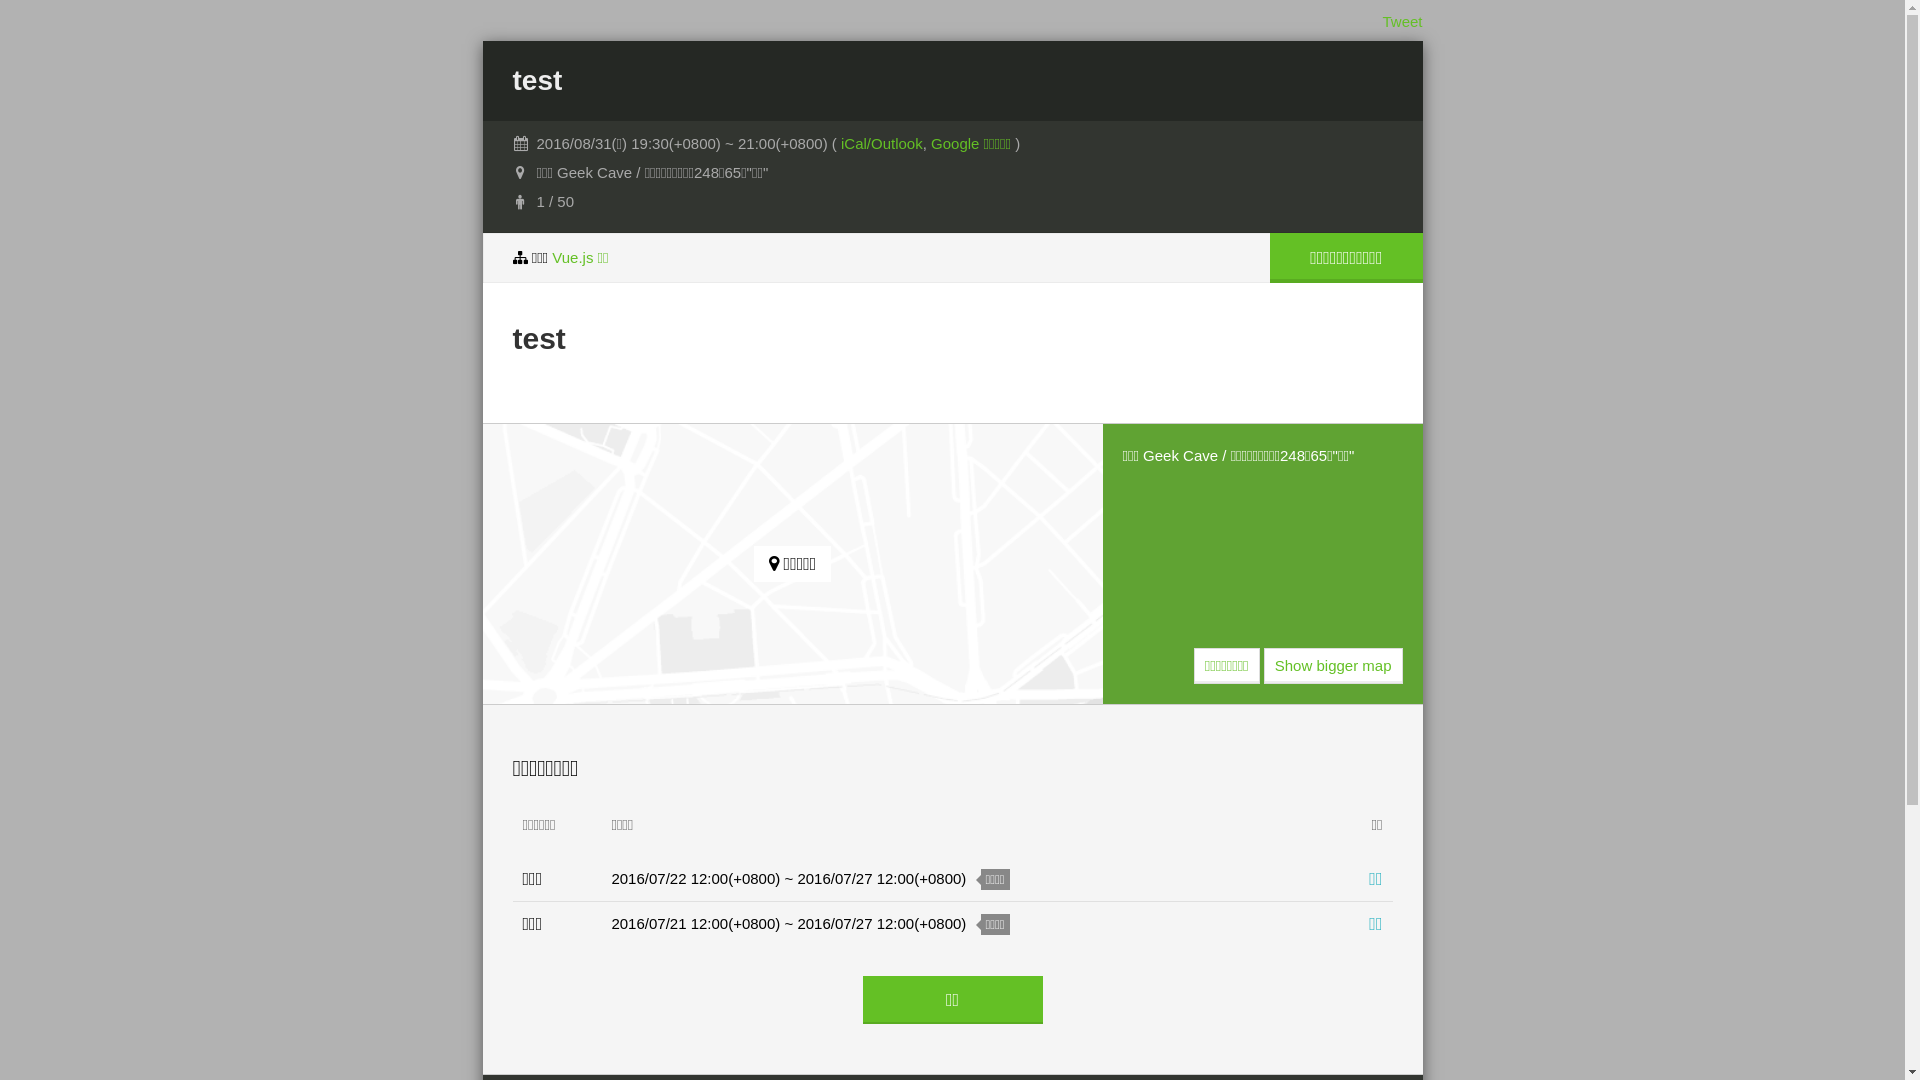  I want to click on 'Tweet', so click(1381, 21).